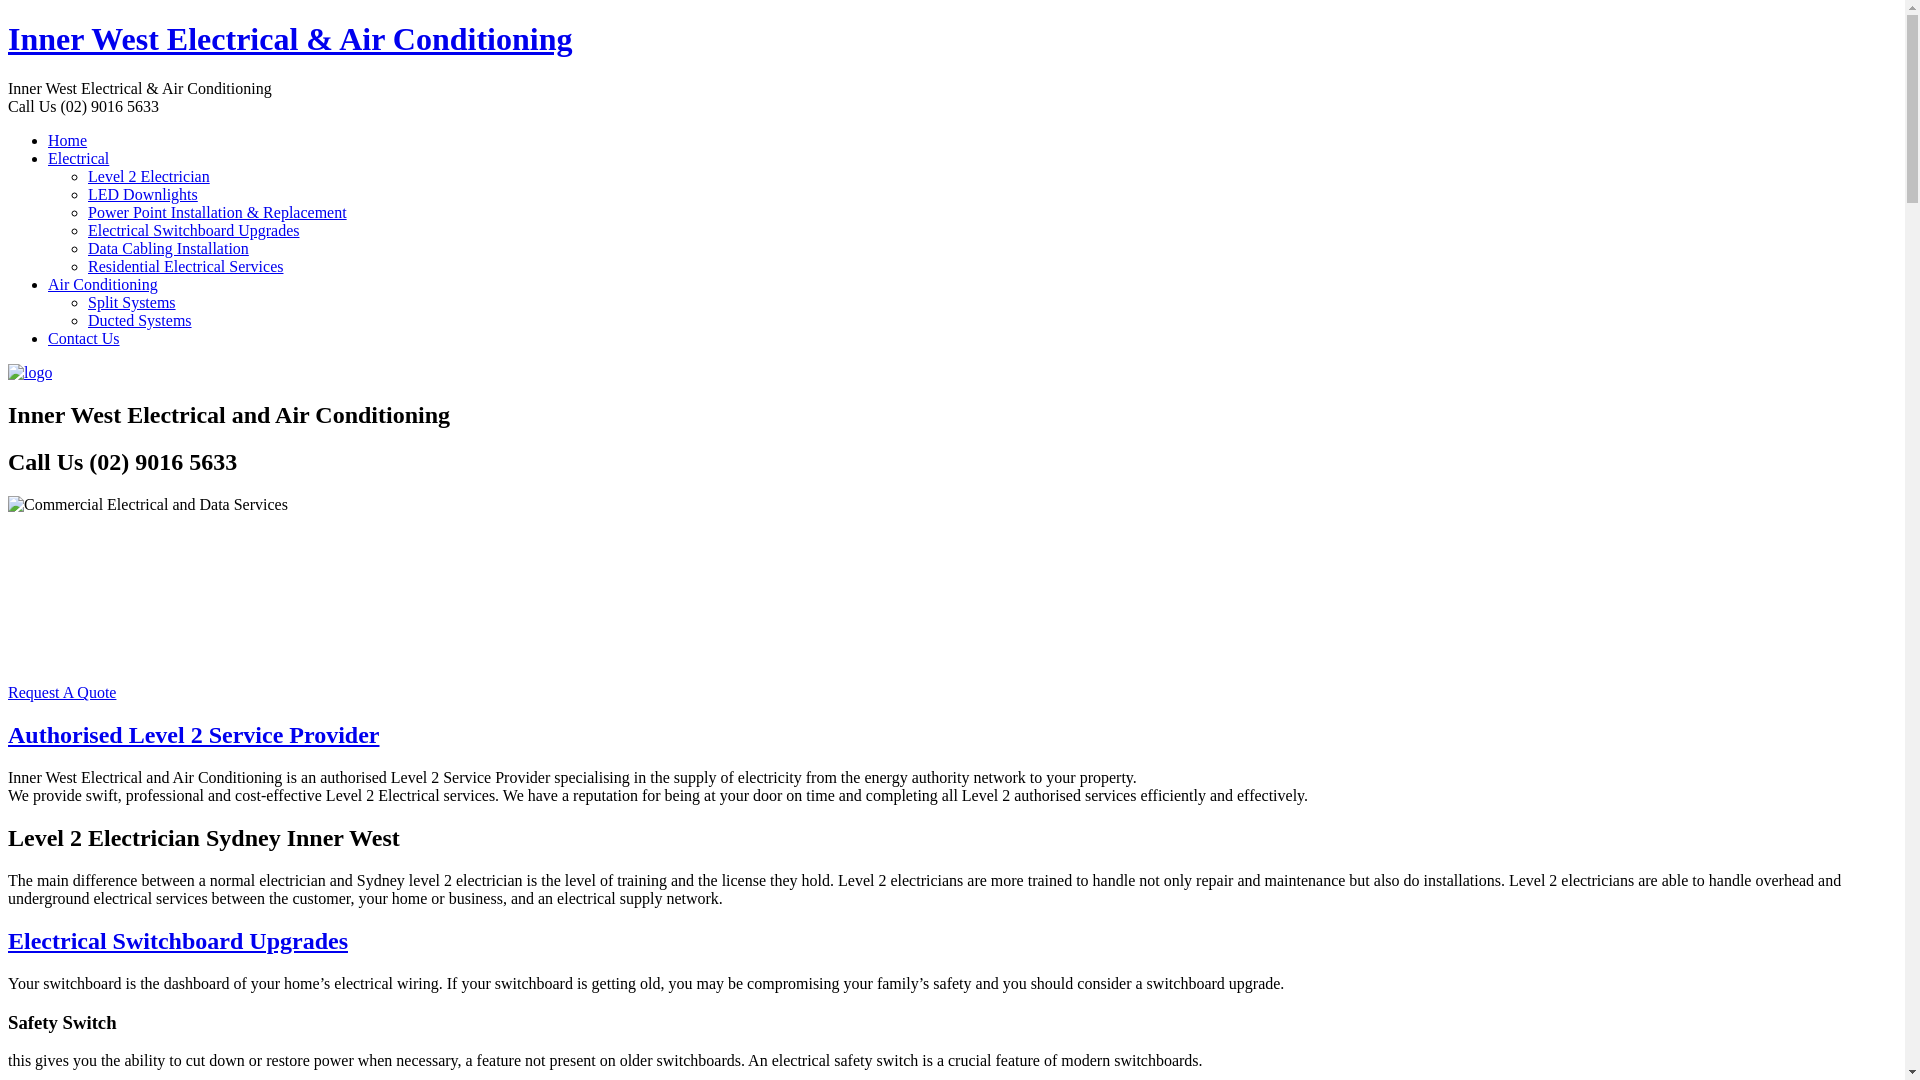  What do you see at coordinates (147, 504) in the screenshot?
I see `'Inner West Electrical and Air Conditioning 1'` at bounding box center [147, 504].